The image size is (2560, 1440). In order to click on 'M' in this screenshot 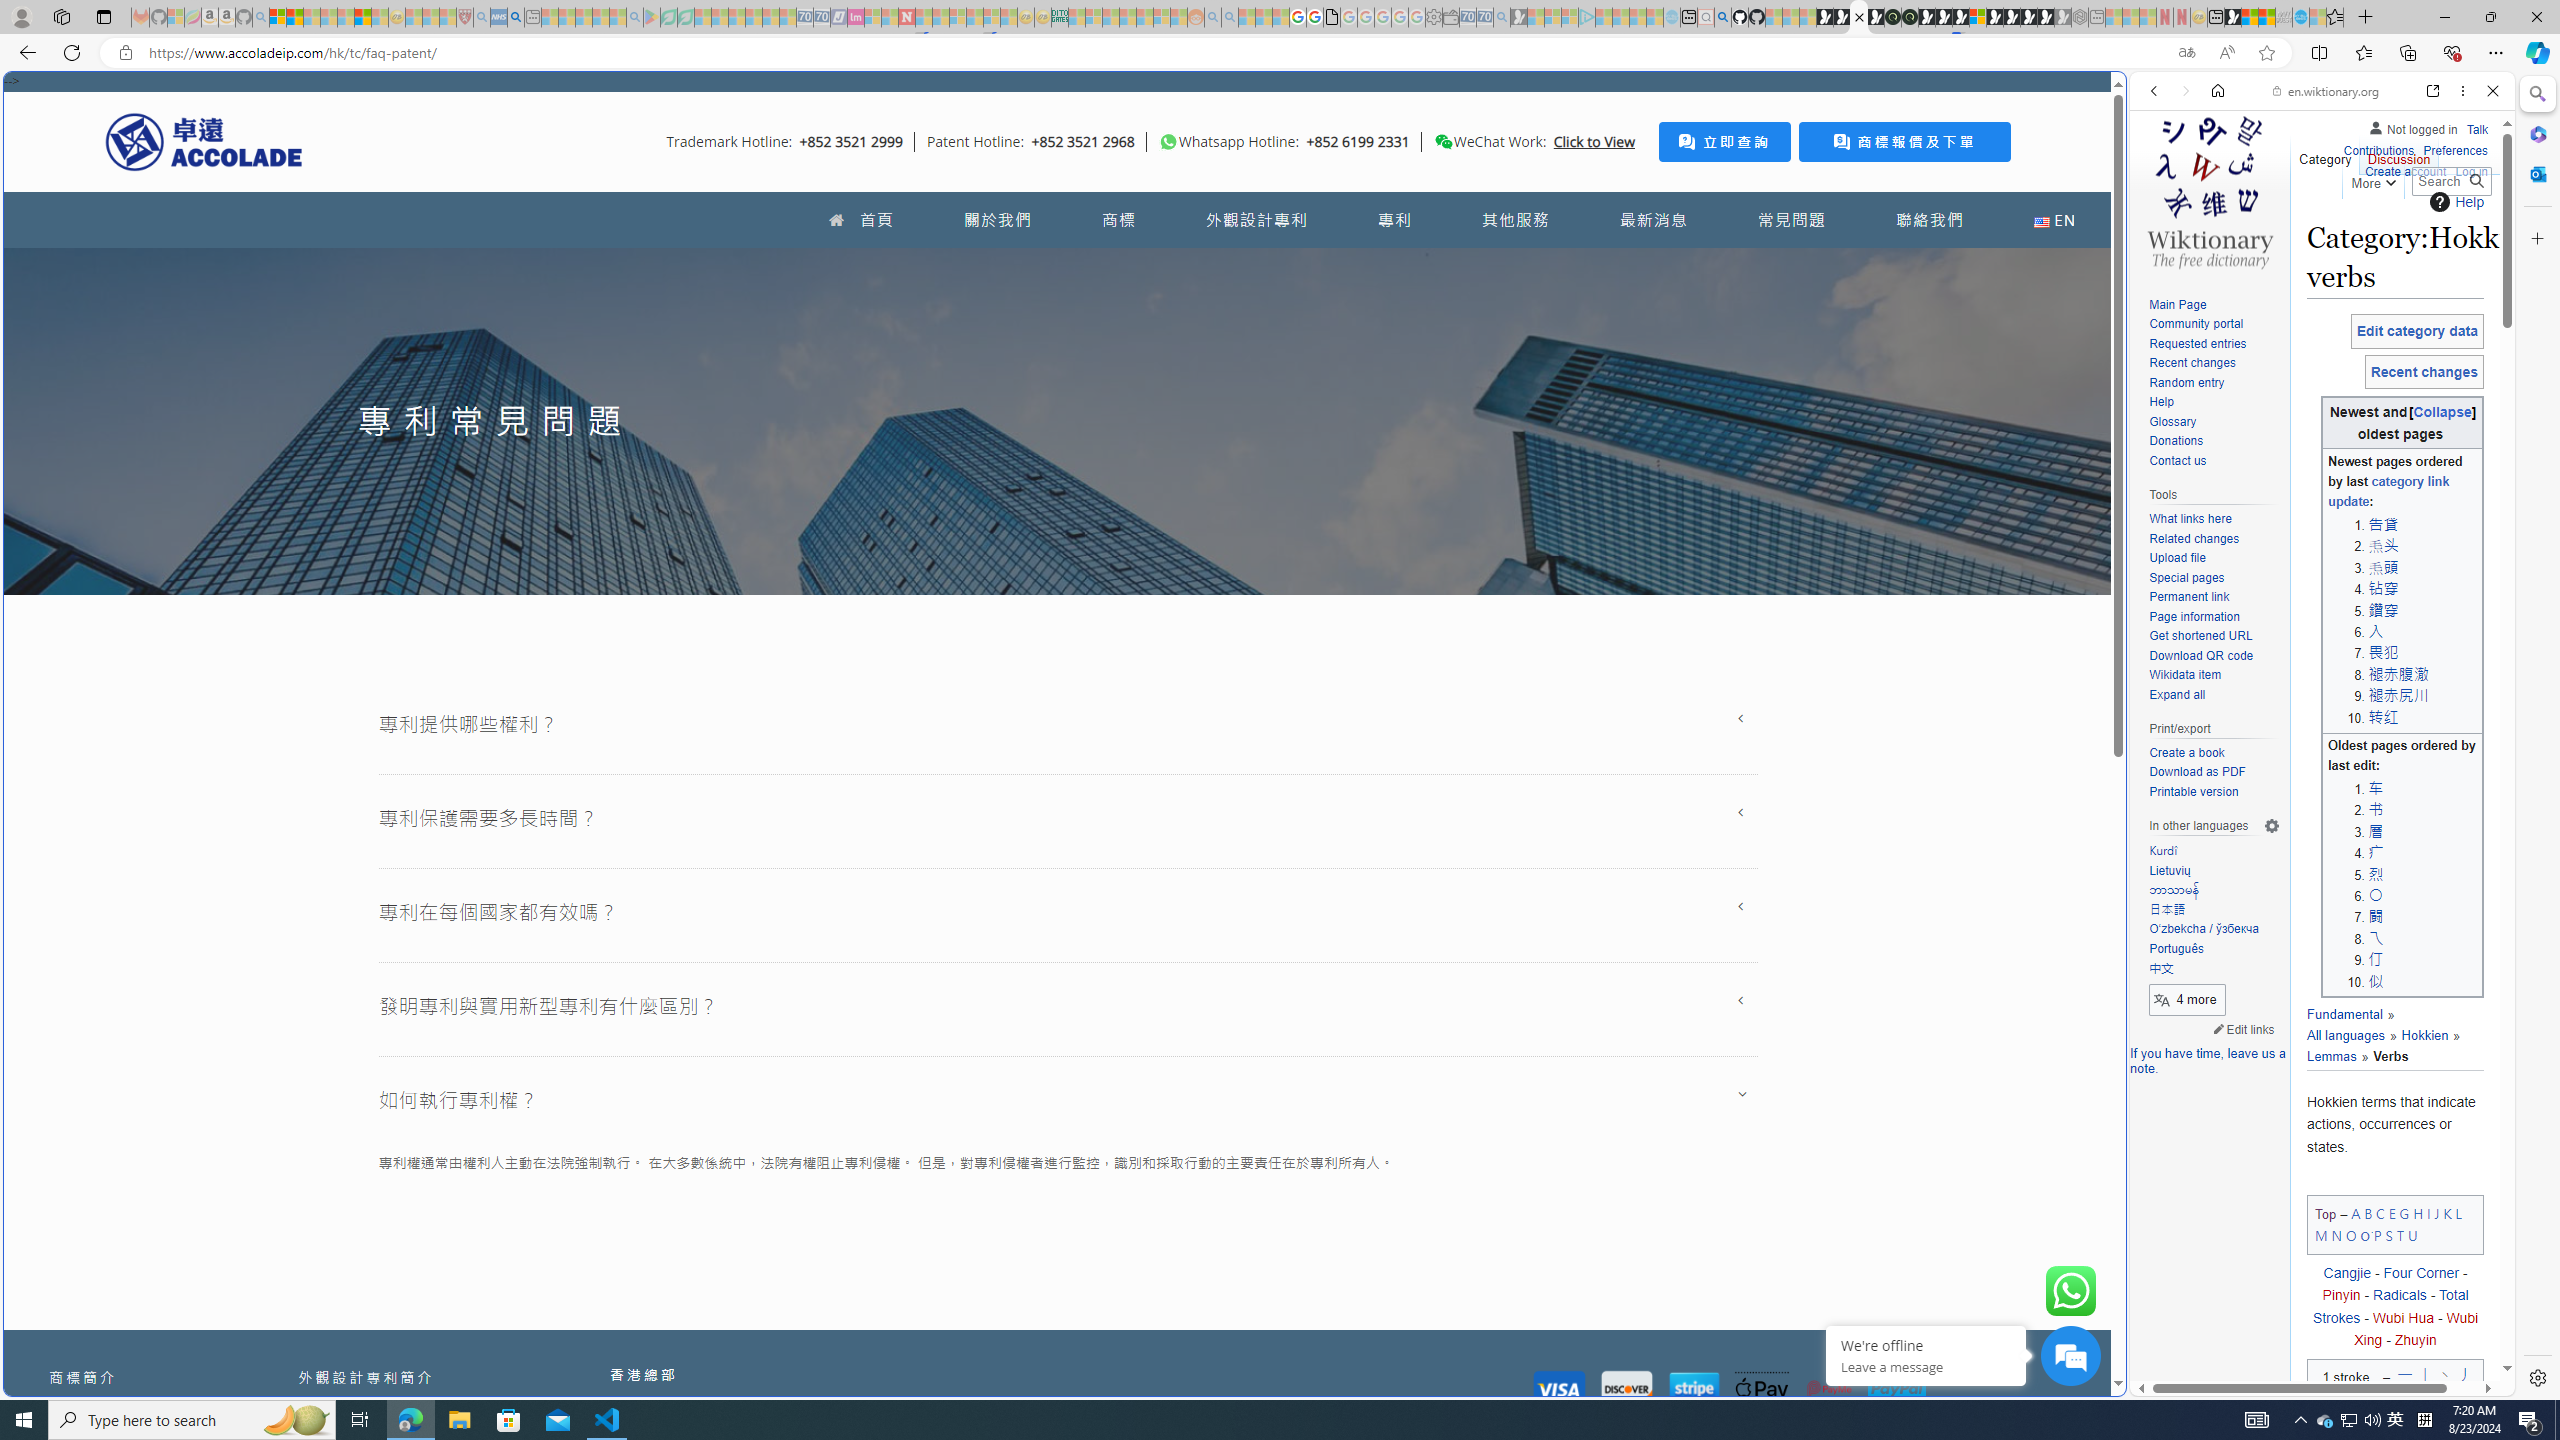, I will do `click(2319, 1233)`.